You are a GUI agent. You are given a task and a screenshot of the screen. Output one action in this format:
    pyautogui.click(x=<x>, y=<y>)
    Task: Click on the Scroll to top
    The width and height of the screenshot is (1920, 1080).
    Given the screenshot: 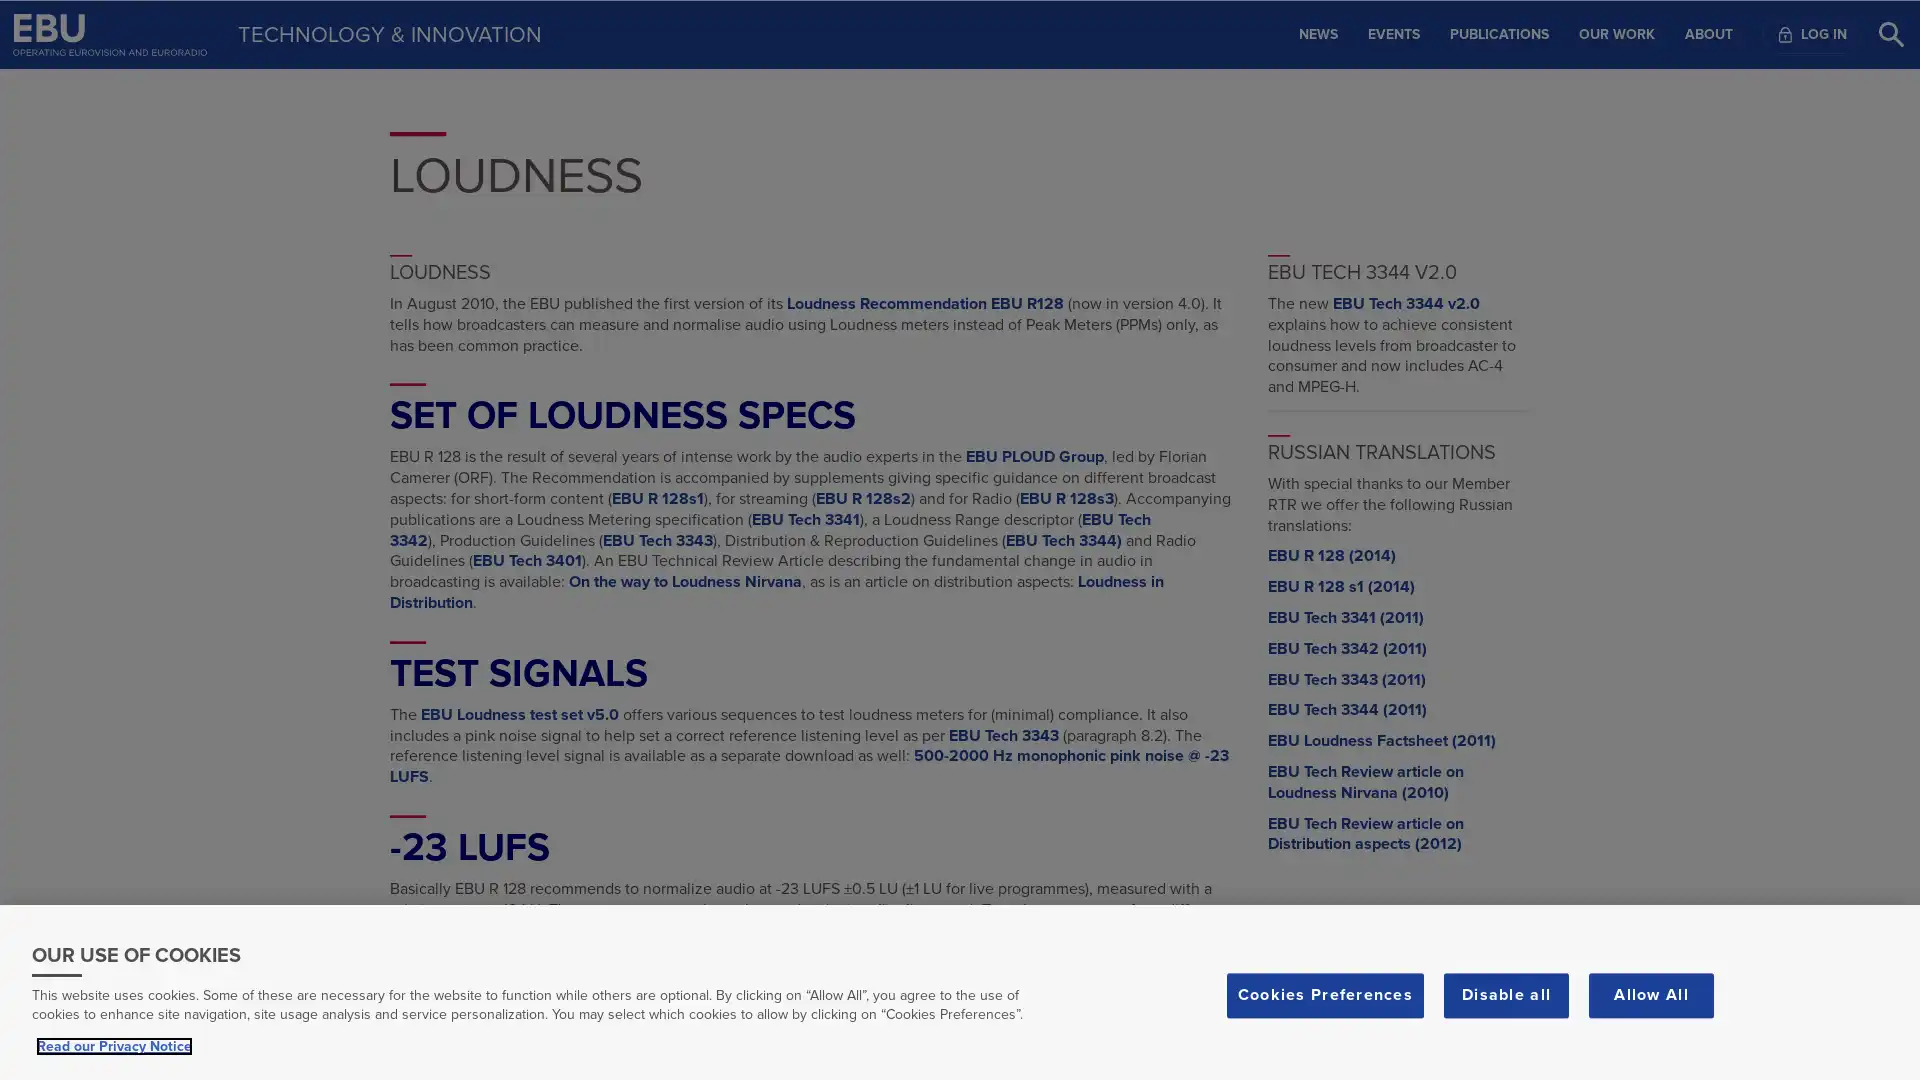 What is the action you would take?
    pyautogui.click(x=1808, y=947)
    